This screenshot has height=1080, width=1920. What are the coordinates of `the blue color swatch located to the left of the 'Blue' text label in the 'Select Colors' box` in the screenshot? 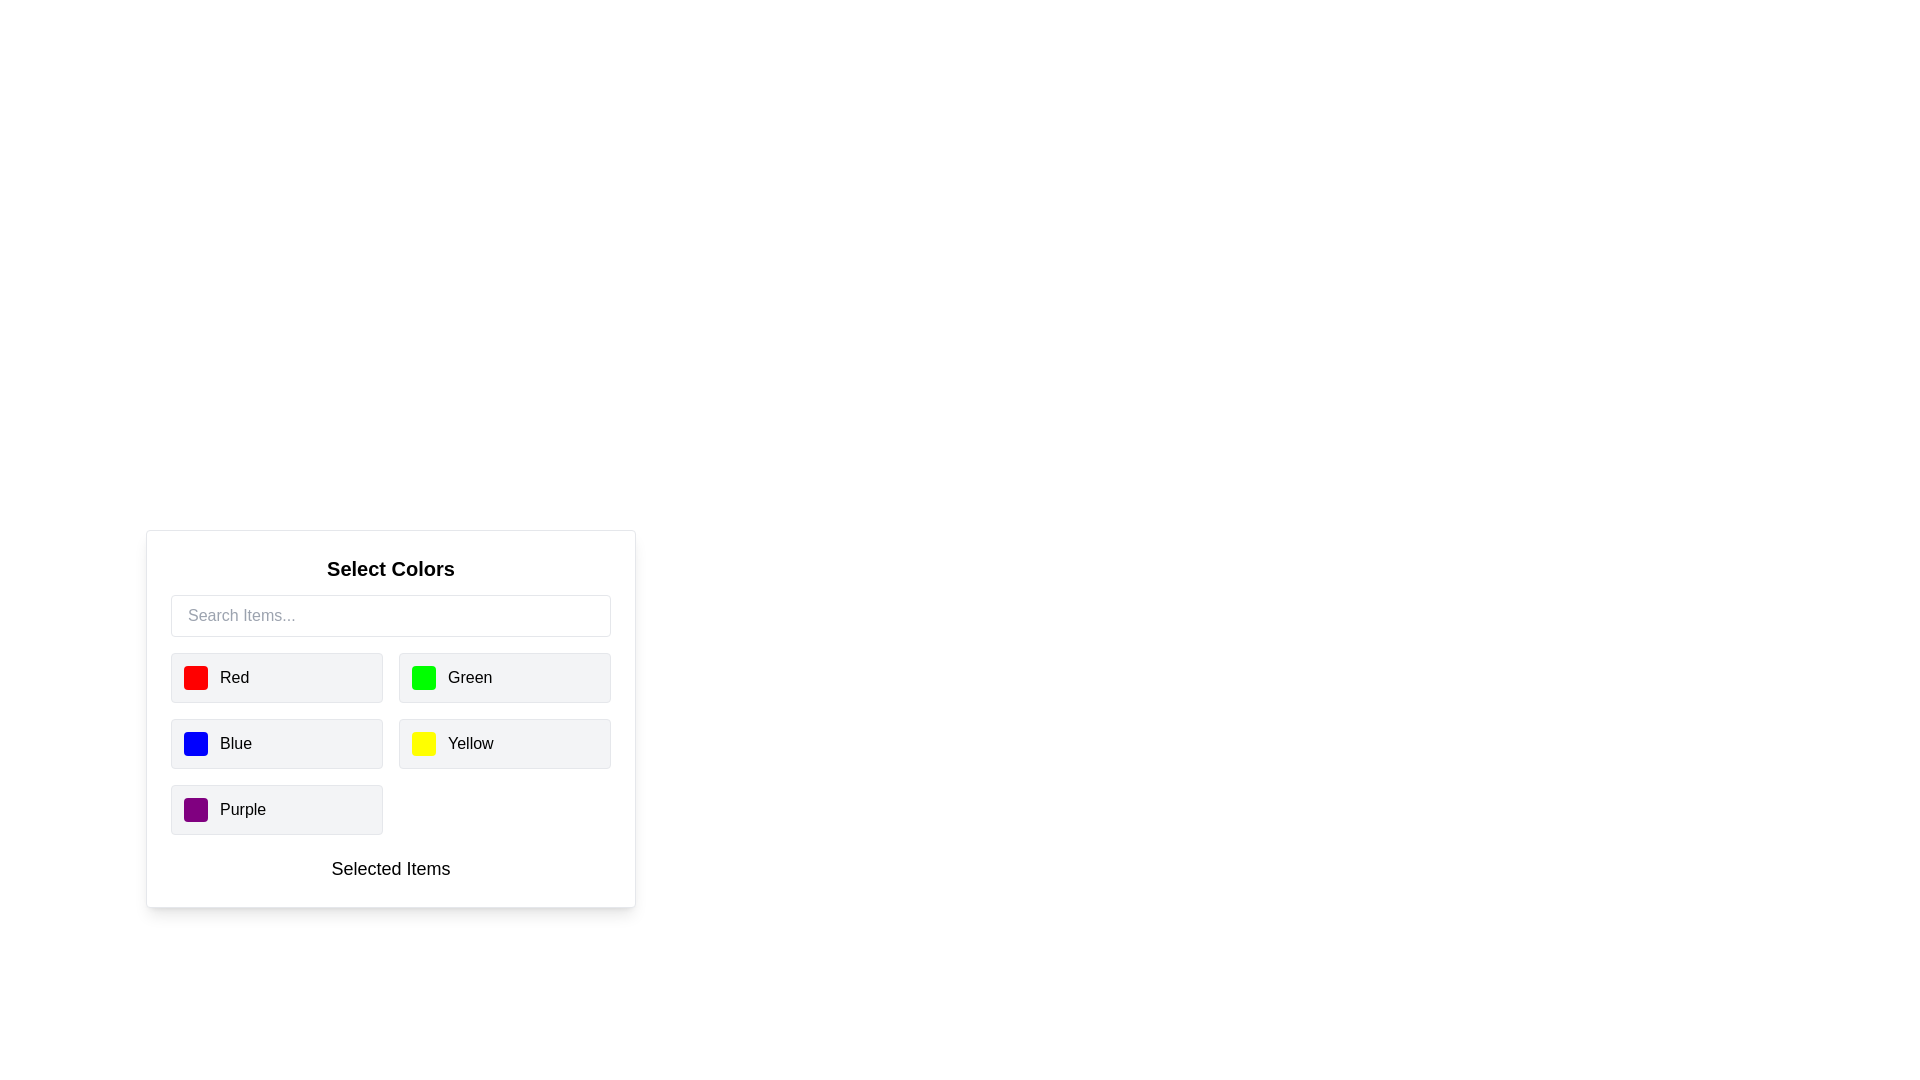 It's located at (196, 744).